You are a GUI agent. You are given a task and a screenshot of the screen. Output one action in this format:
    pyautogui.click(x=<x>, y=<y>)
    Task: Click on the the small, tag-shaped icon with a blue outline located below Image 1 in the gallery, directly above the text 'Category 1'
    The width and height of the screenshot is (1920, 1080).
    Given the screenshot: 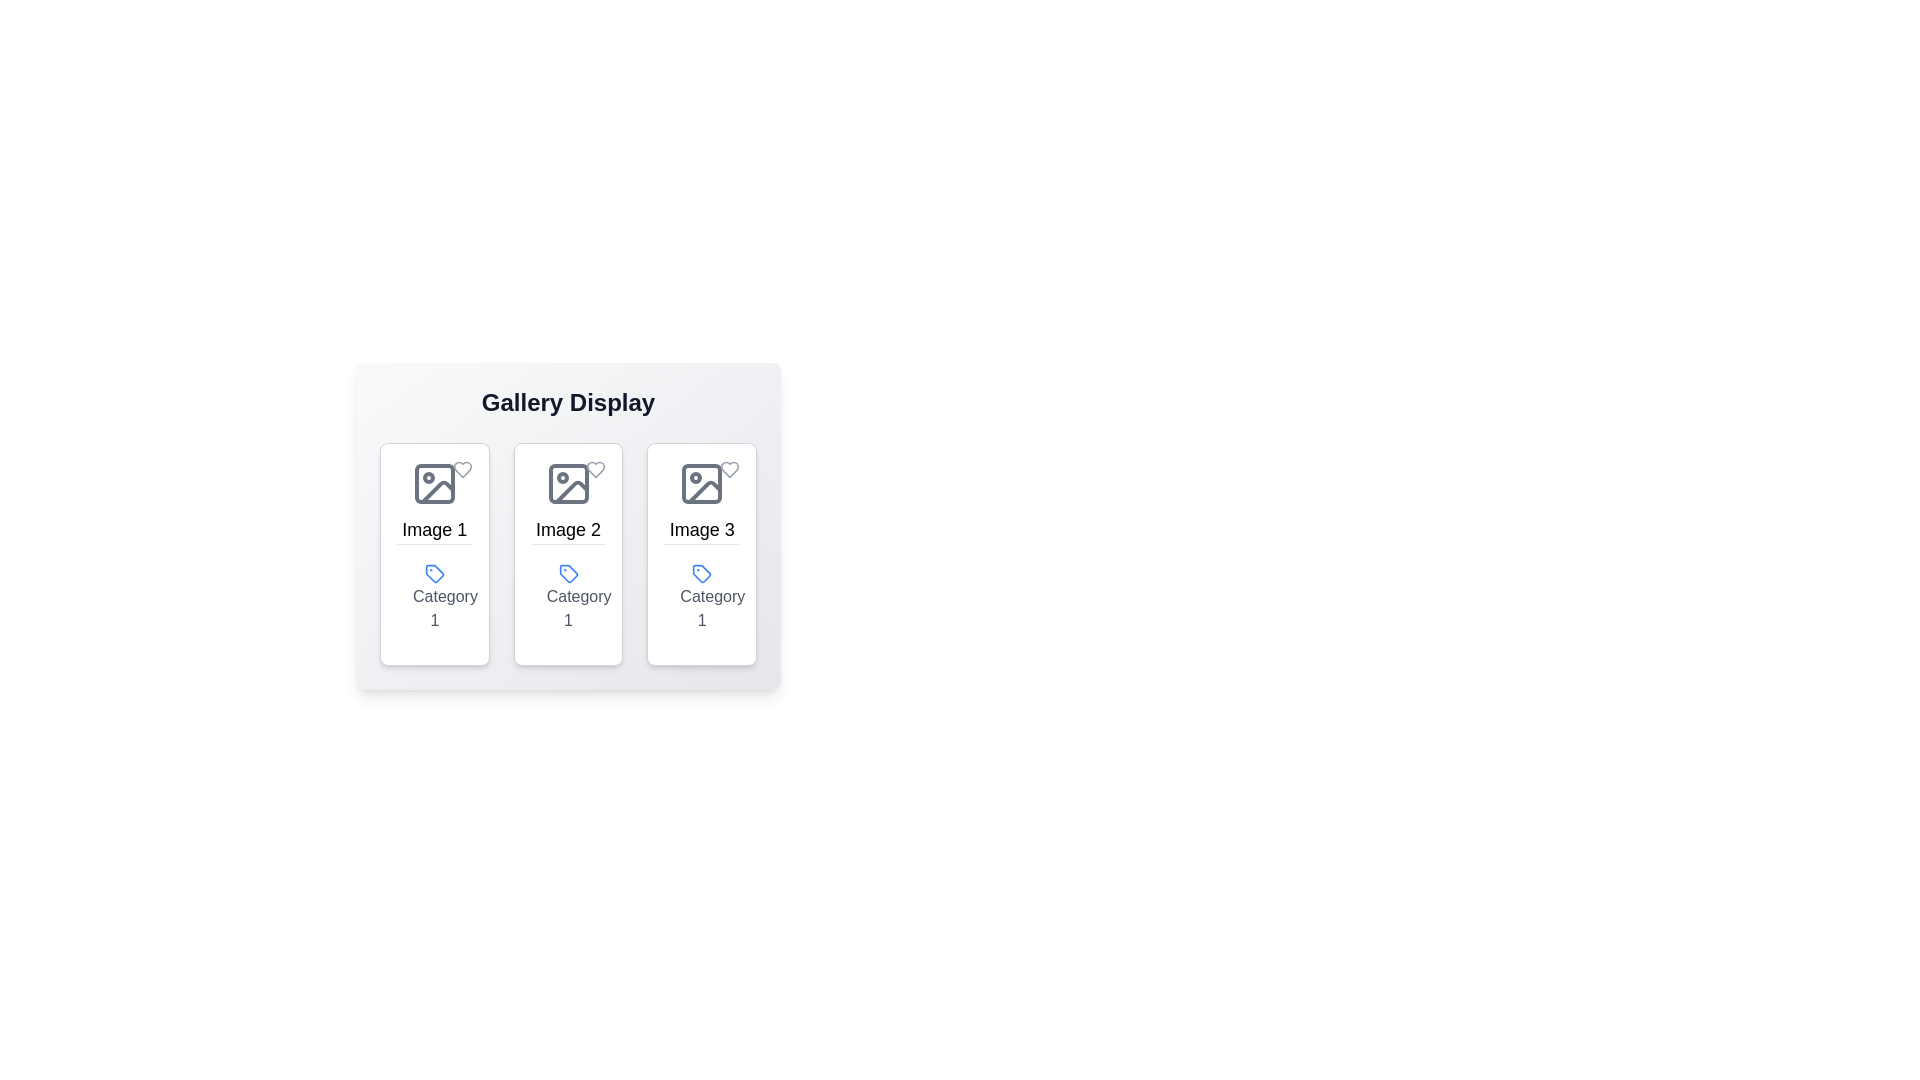 What is the action you would take?
    pyautogui.click(x=433, y=573)
    